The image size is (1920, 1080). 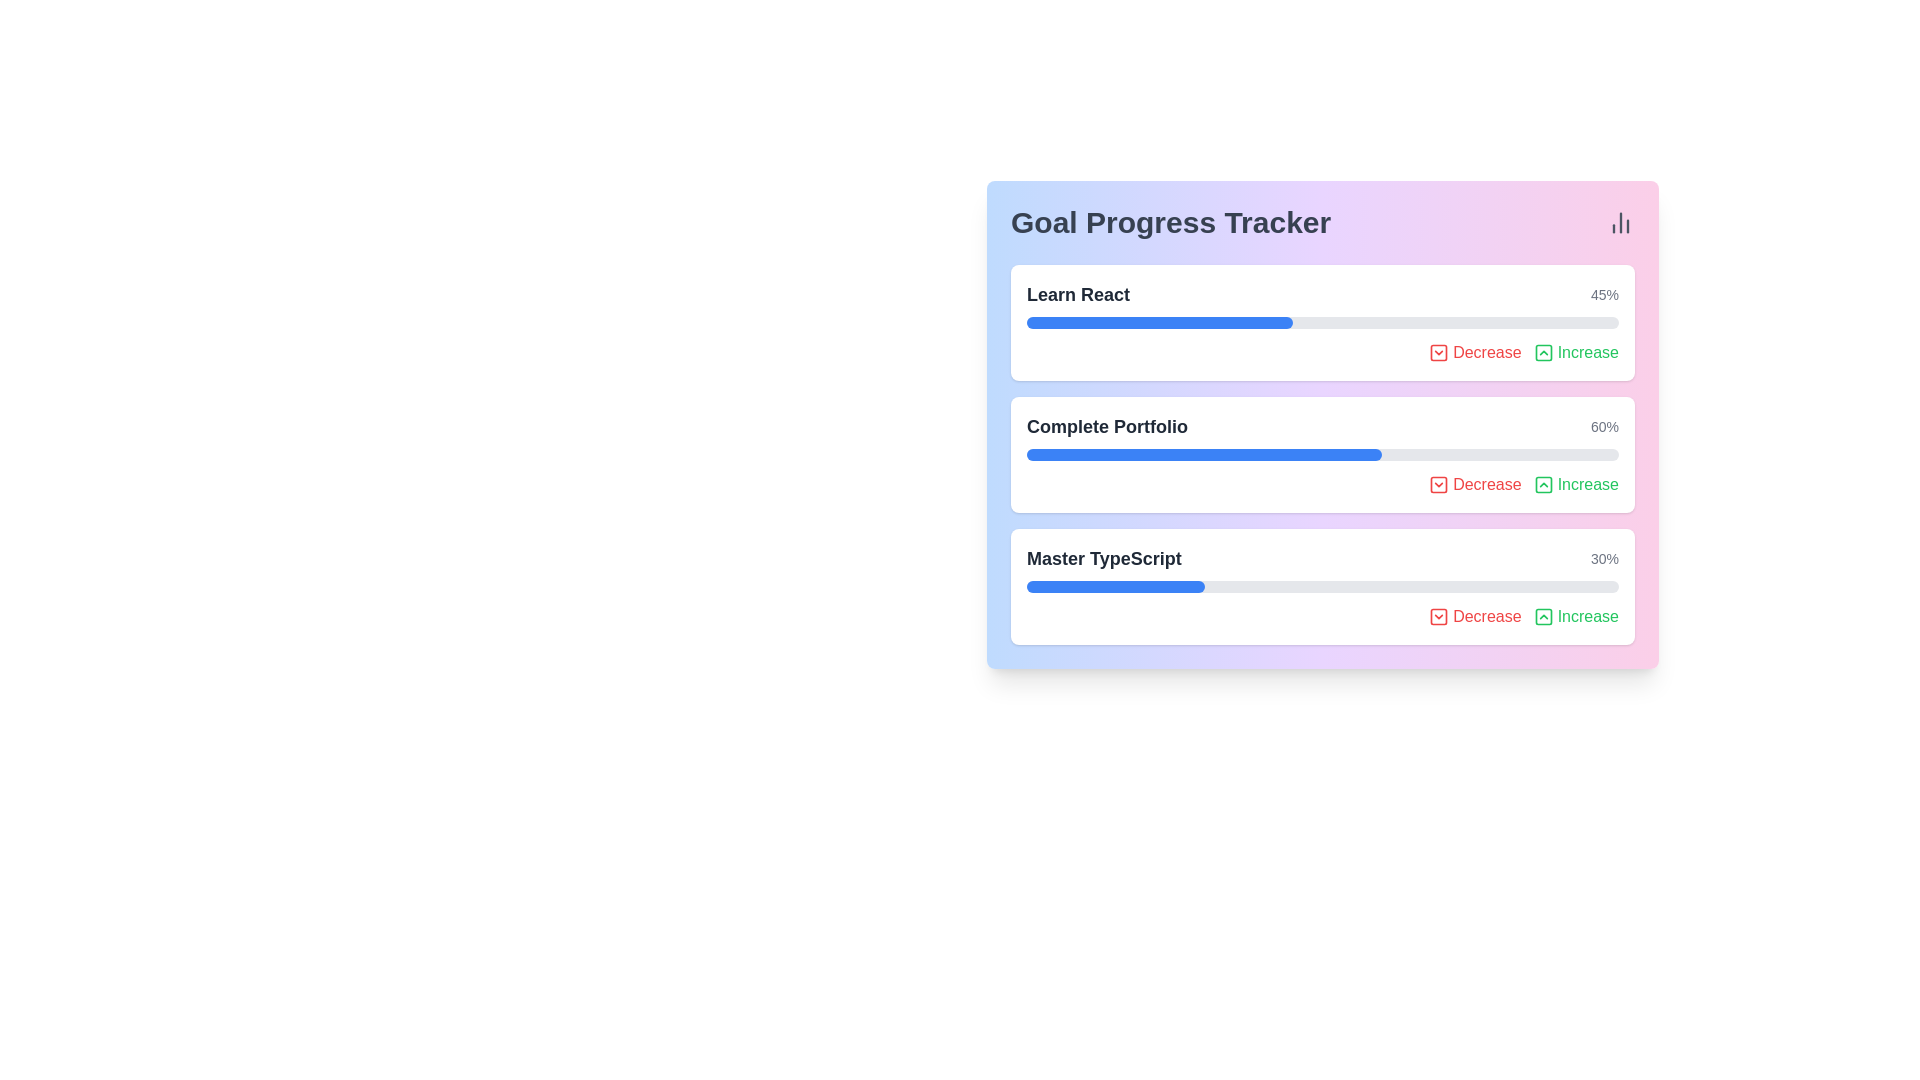 I want to click on the decorative graphic element within the SVG that has a square shape with rounded corners and is styled with a standard border color, so click(x=1438, y=352).